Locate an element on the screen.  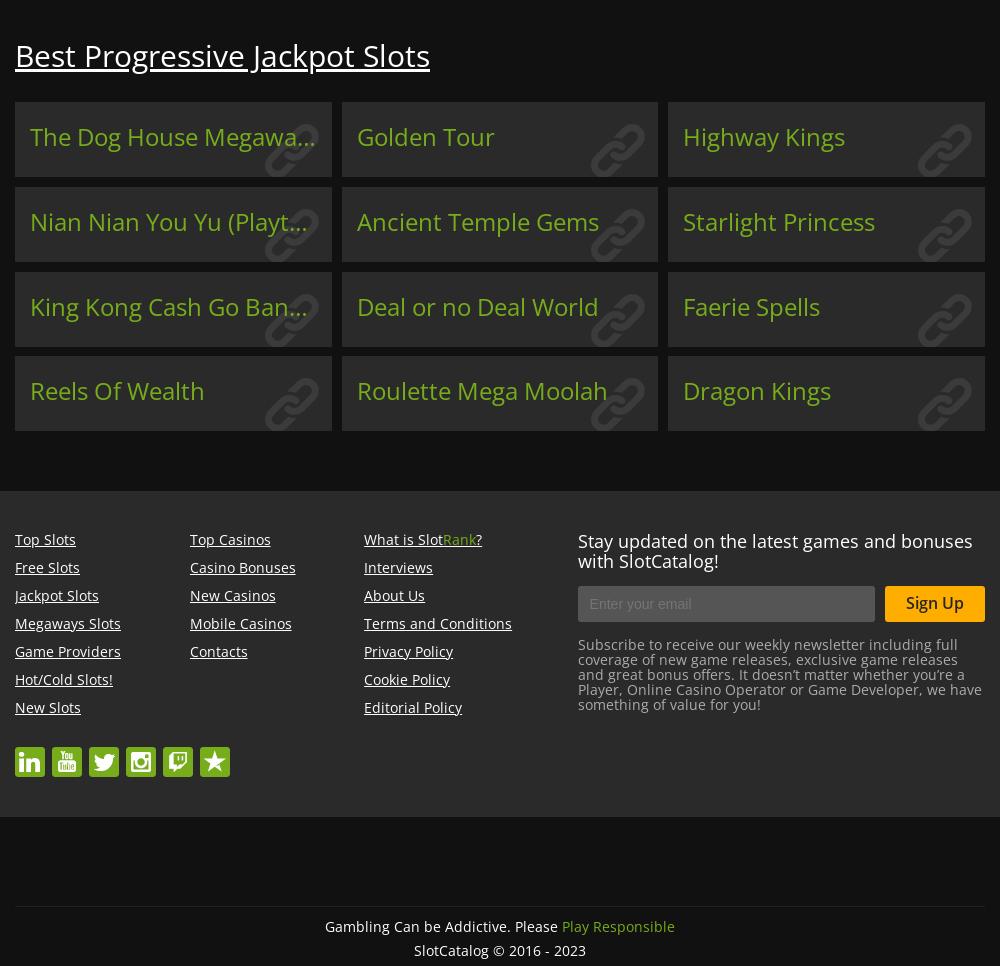
'SlotCatalog © 2016 - 2023' is located at coordinates (414, 950).